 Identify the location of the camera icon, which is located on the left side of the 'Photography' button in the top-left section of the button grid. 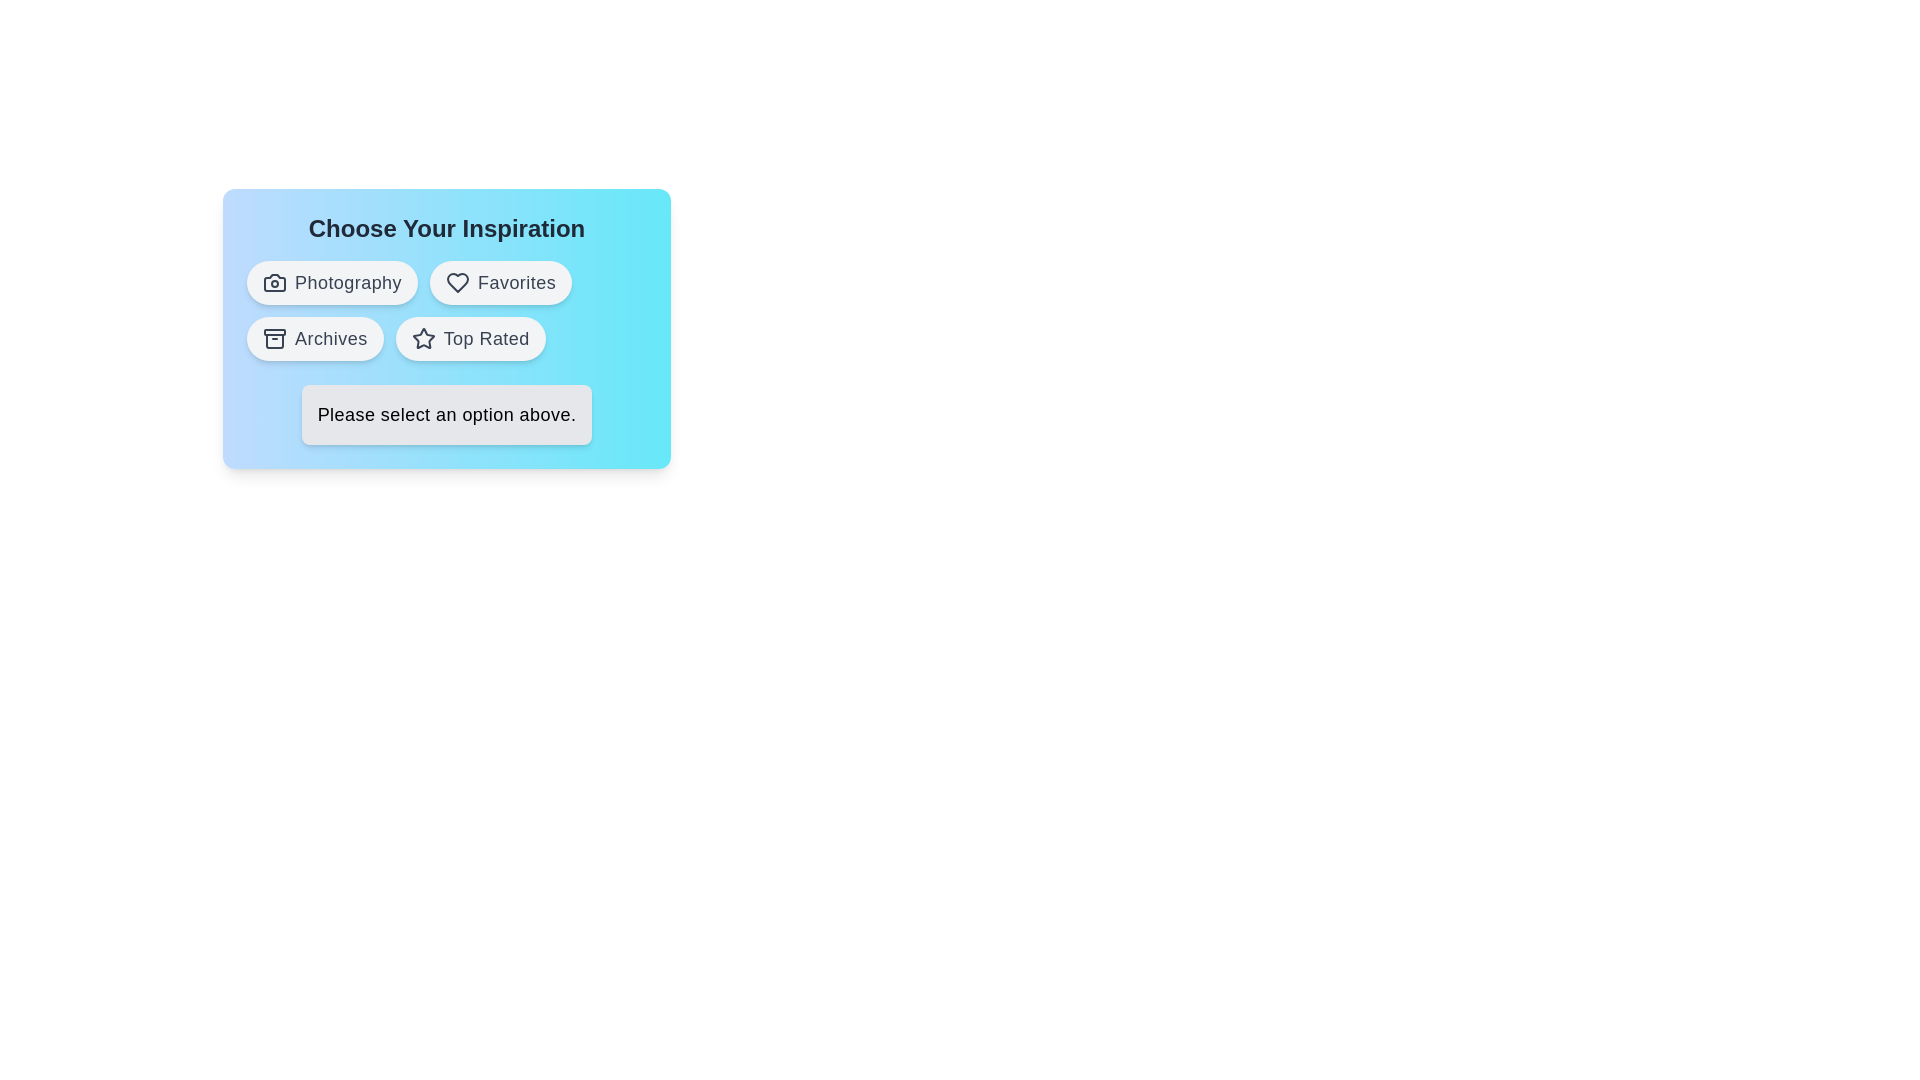
(273, 282).